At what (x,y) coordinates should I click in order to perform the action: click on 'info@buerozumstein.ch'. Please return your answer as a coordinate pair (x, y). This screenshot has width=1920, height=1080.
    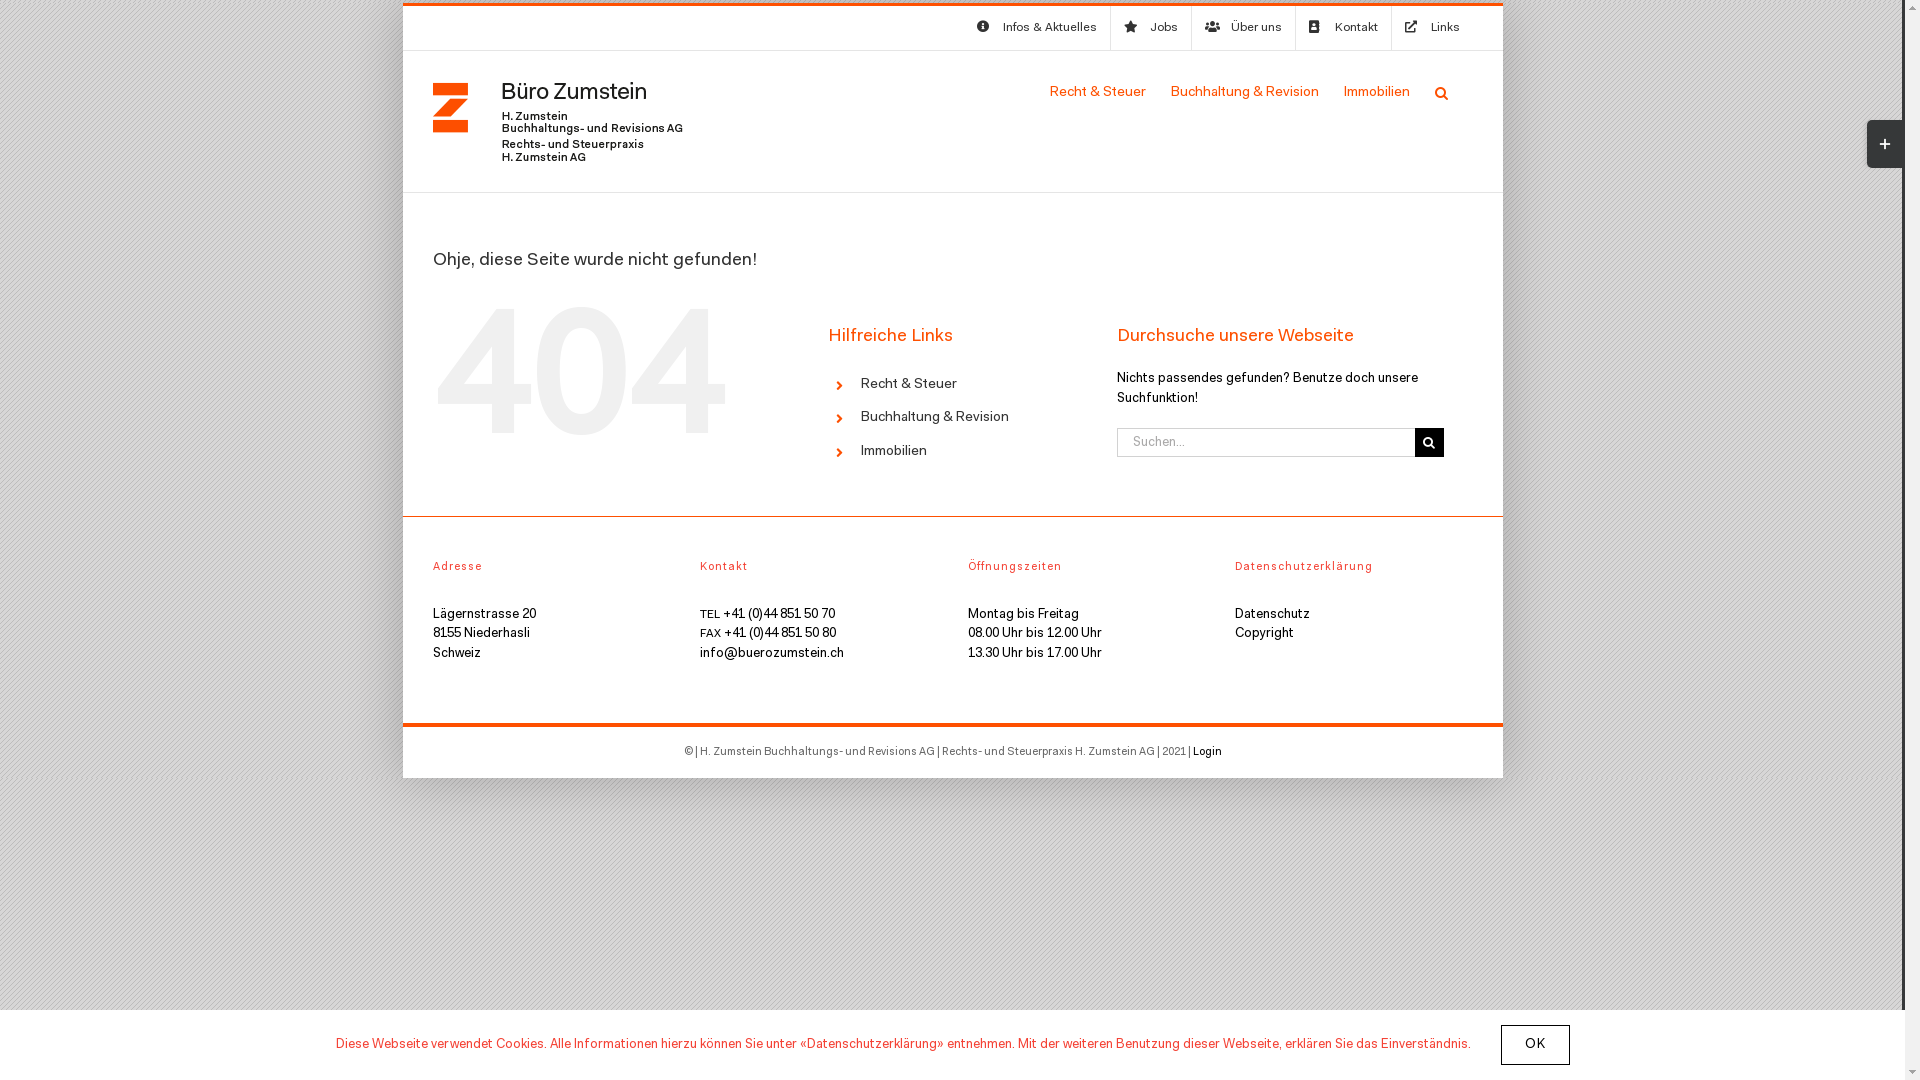
    Looking at the image, I should click on (771, 653).